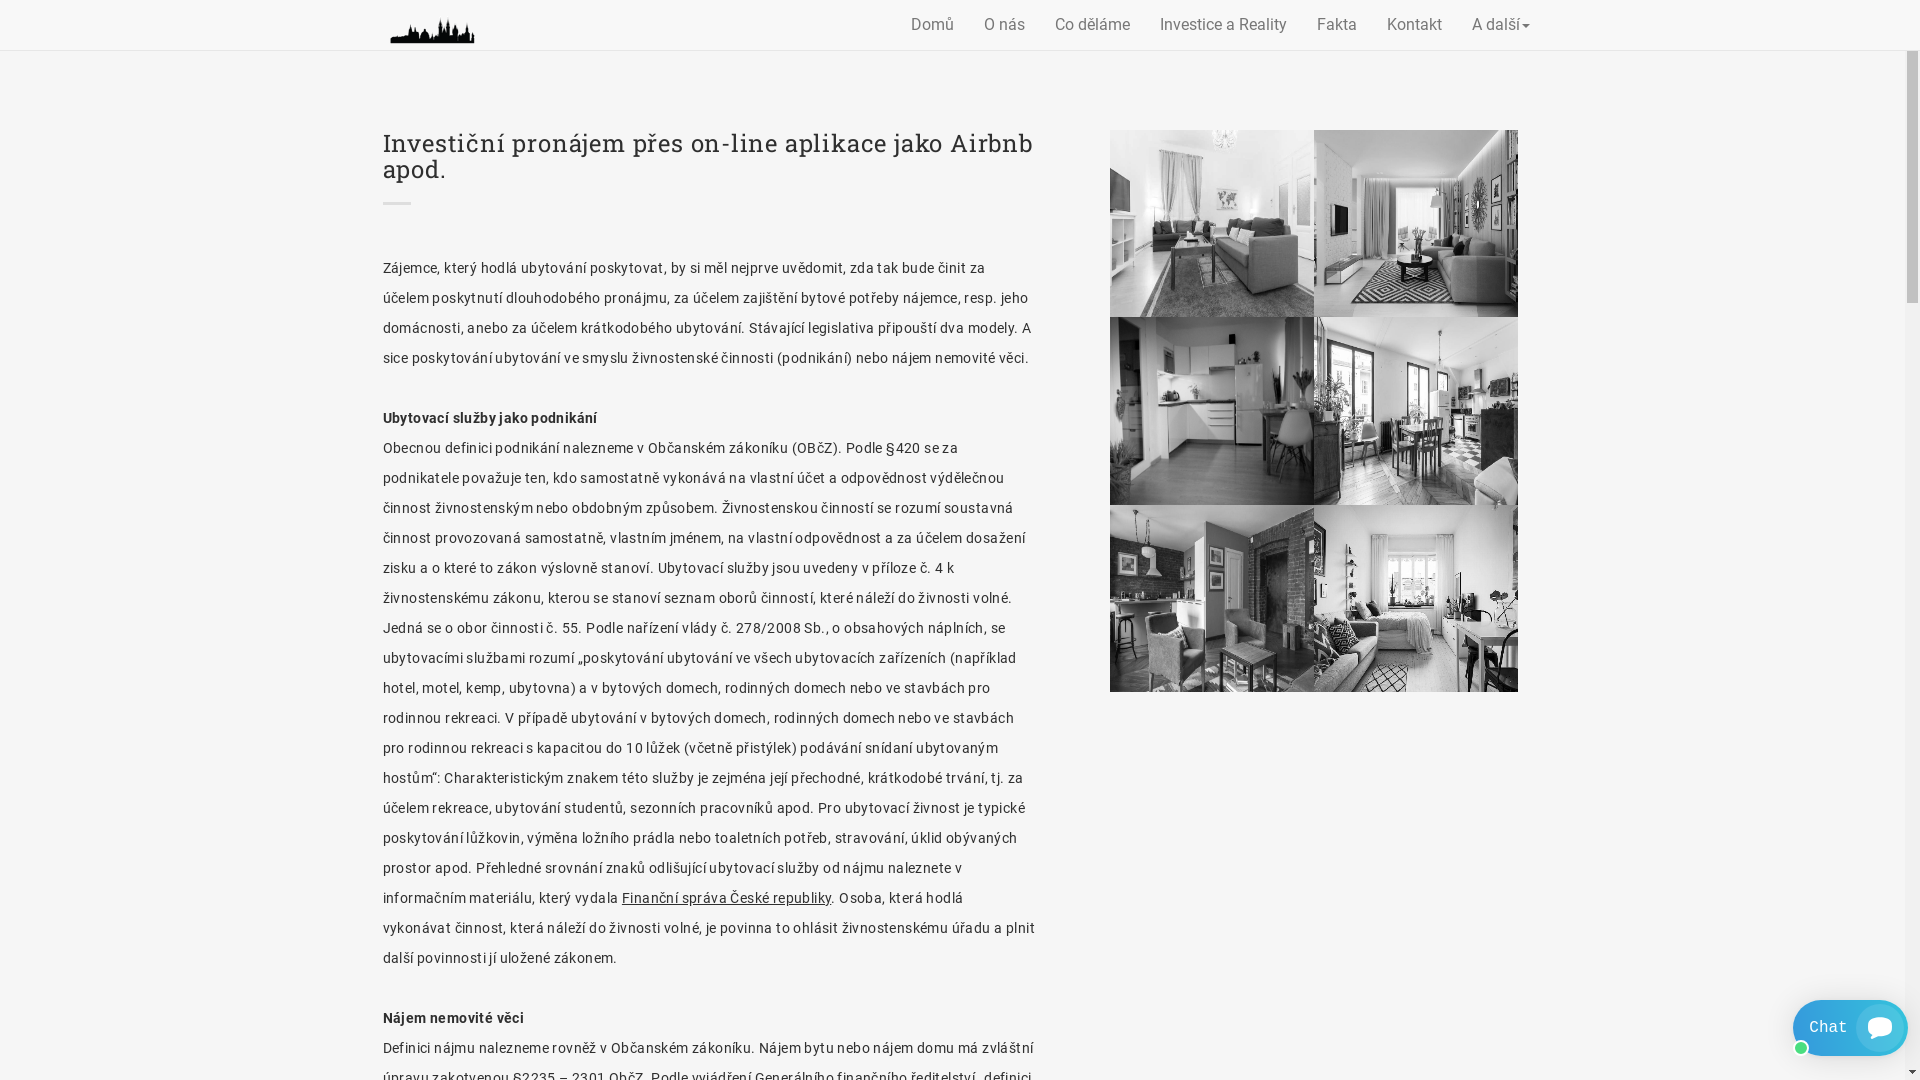 This screenshot has height=1080, width=1920. I want to click on 'Smartsupp widget button', so click(1849, 1028).